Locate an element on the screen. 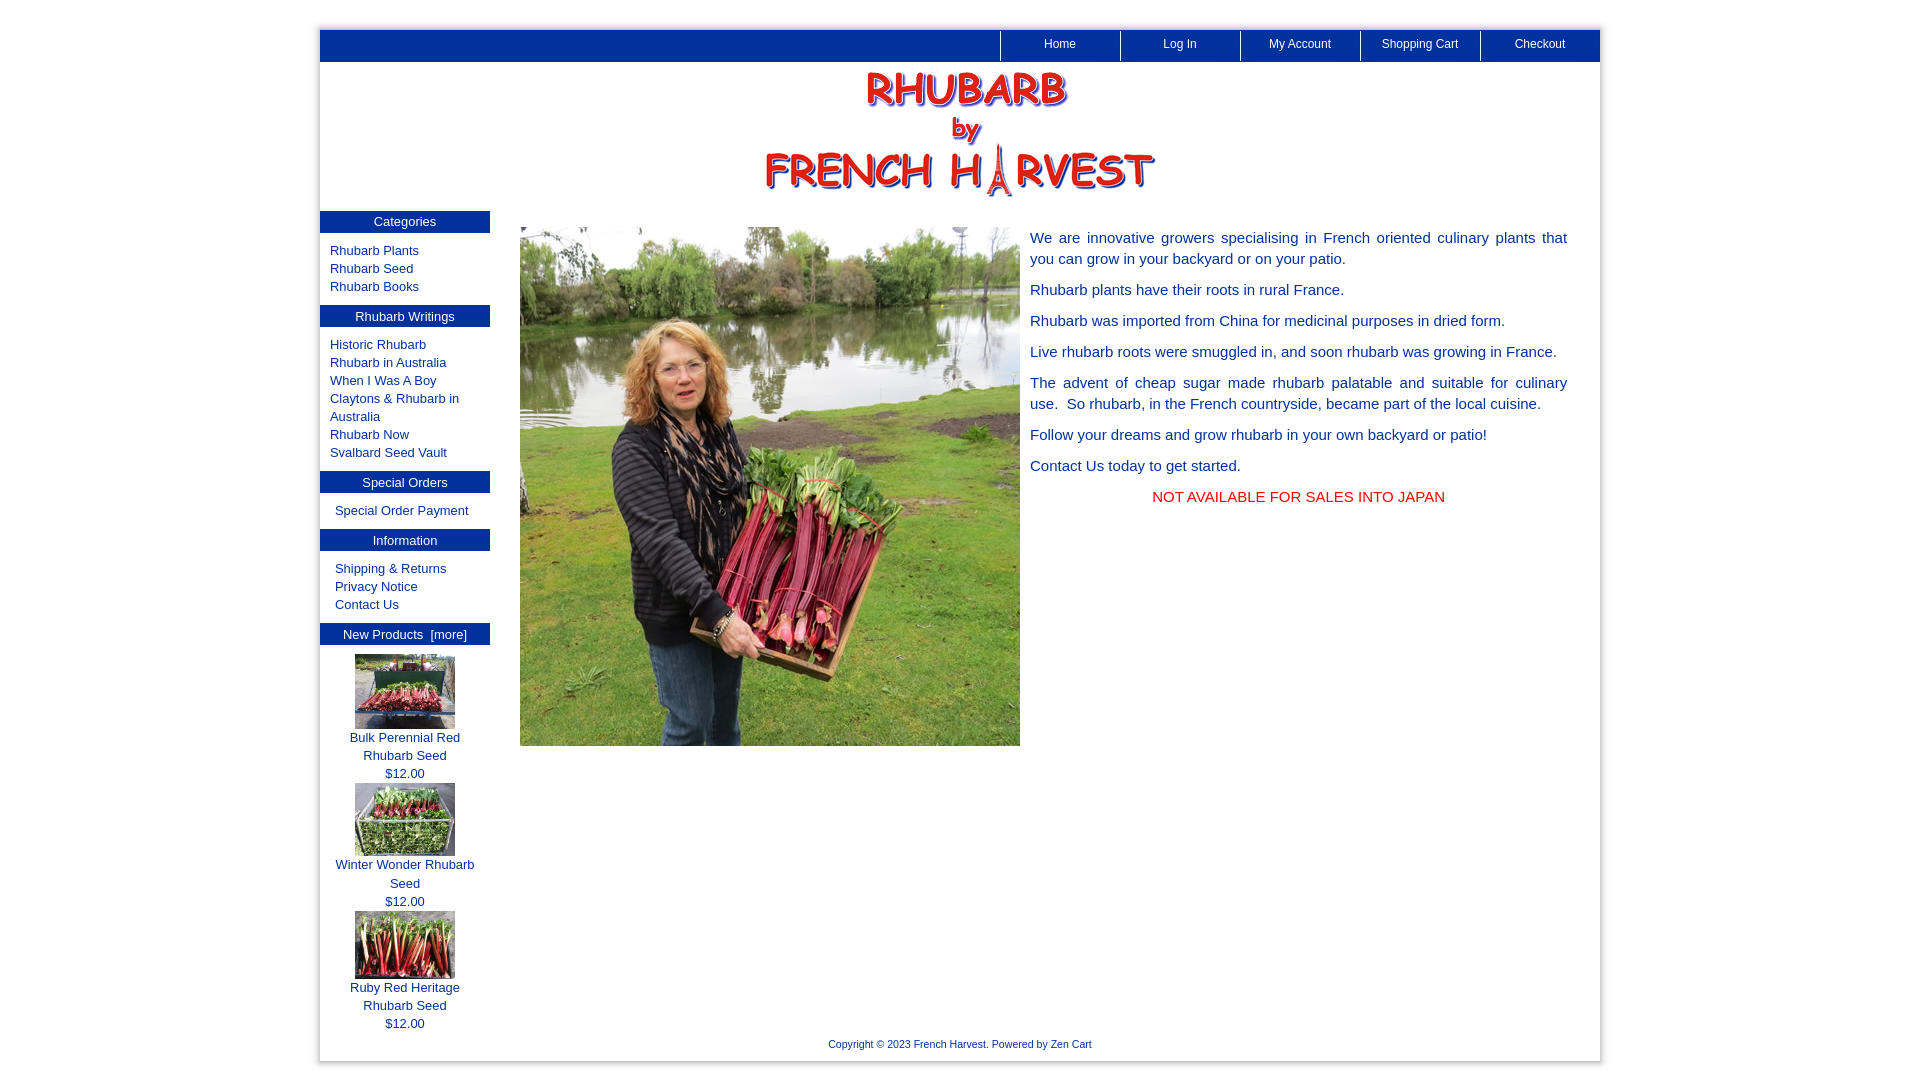  'Privacy Notice' is located at coordinates (376, 585).